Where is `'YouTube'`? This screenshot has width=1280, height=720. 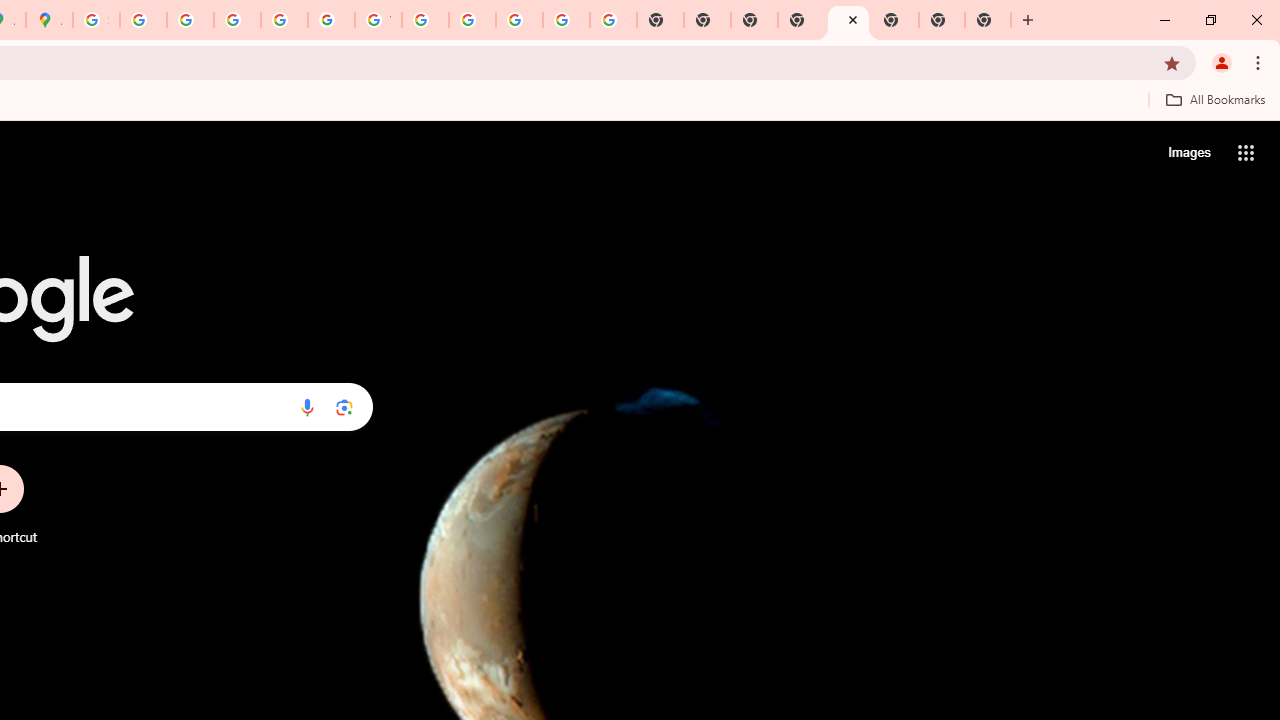 'YouTube' is located at coordinates (378, 20).